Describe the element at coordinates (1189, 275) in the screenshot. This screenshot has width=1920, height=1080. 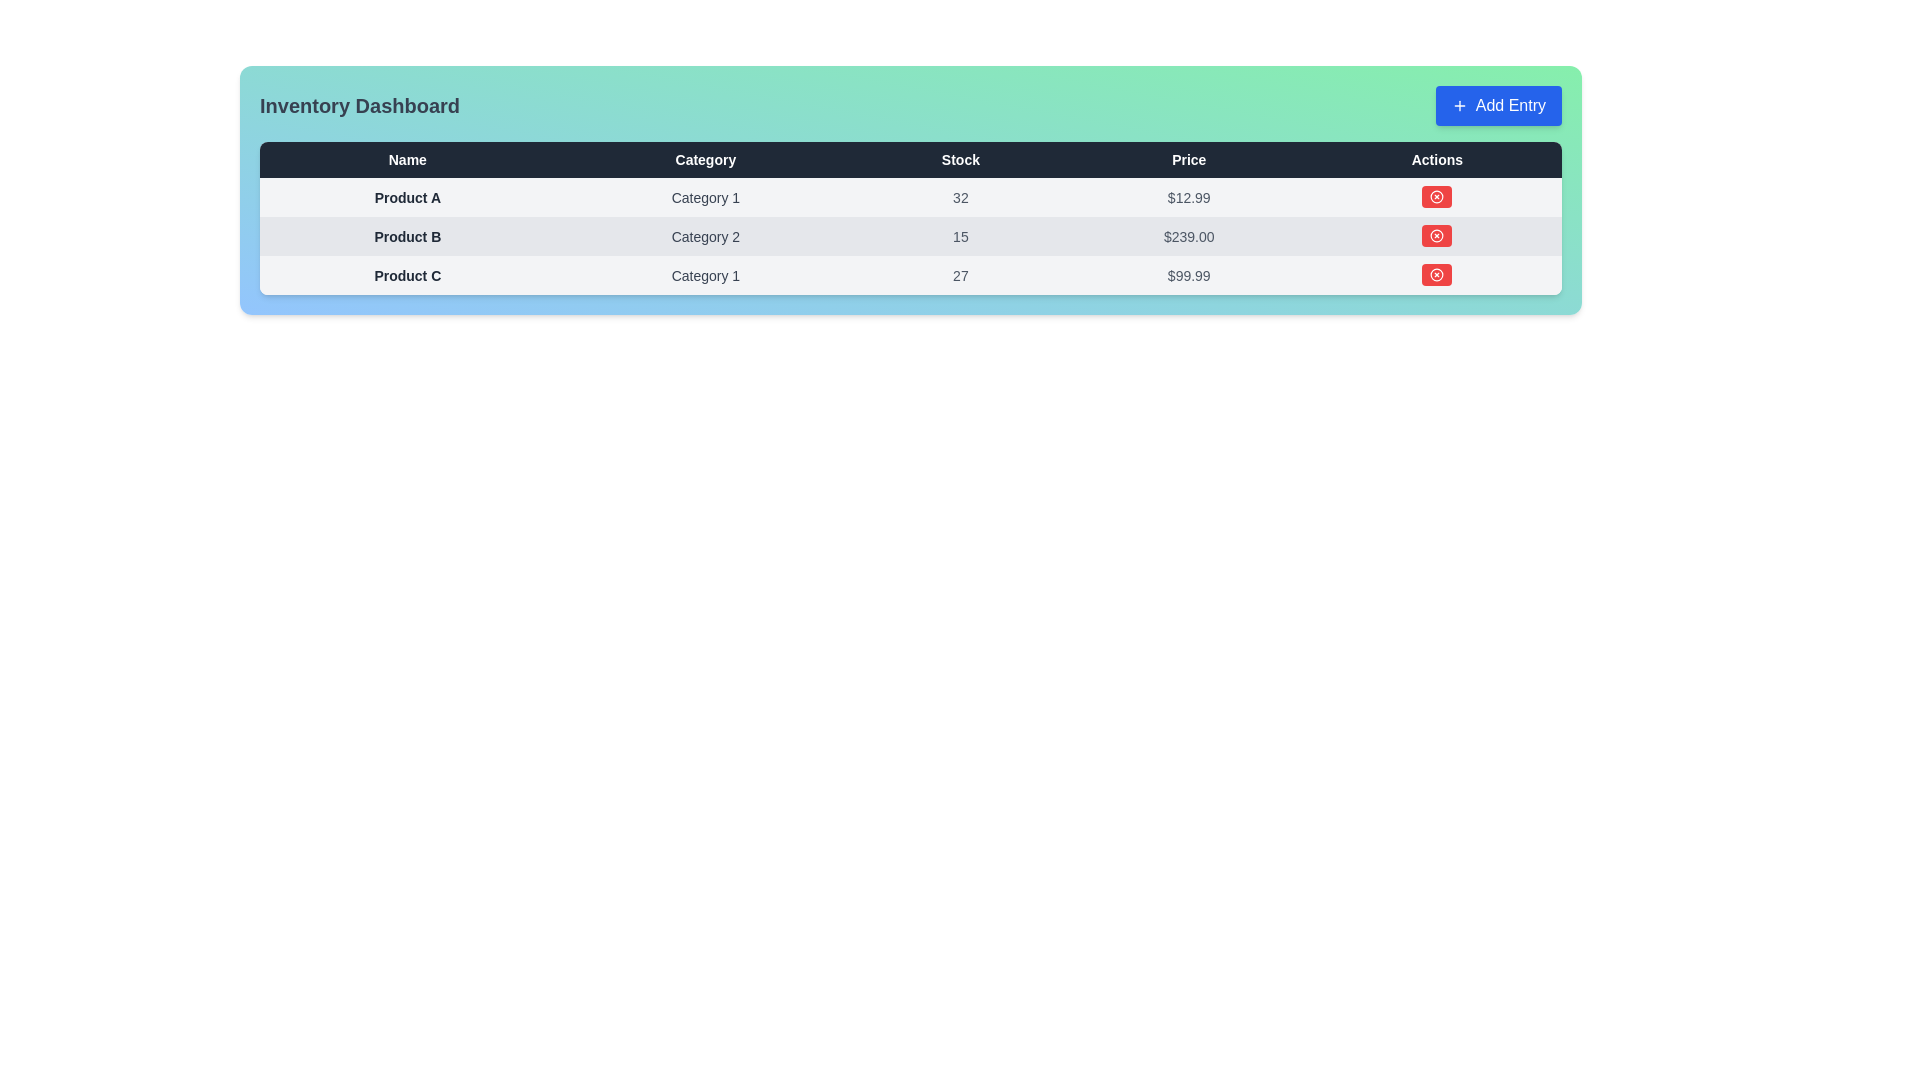
I see `the text displaying '$99.99' in light gray font within the 'Price' field of the inventory table for 'Product C'` at that location.